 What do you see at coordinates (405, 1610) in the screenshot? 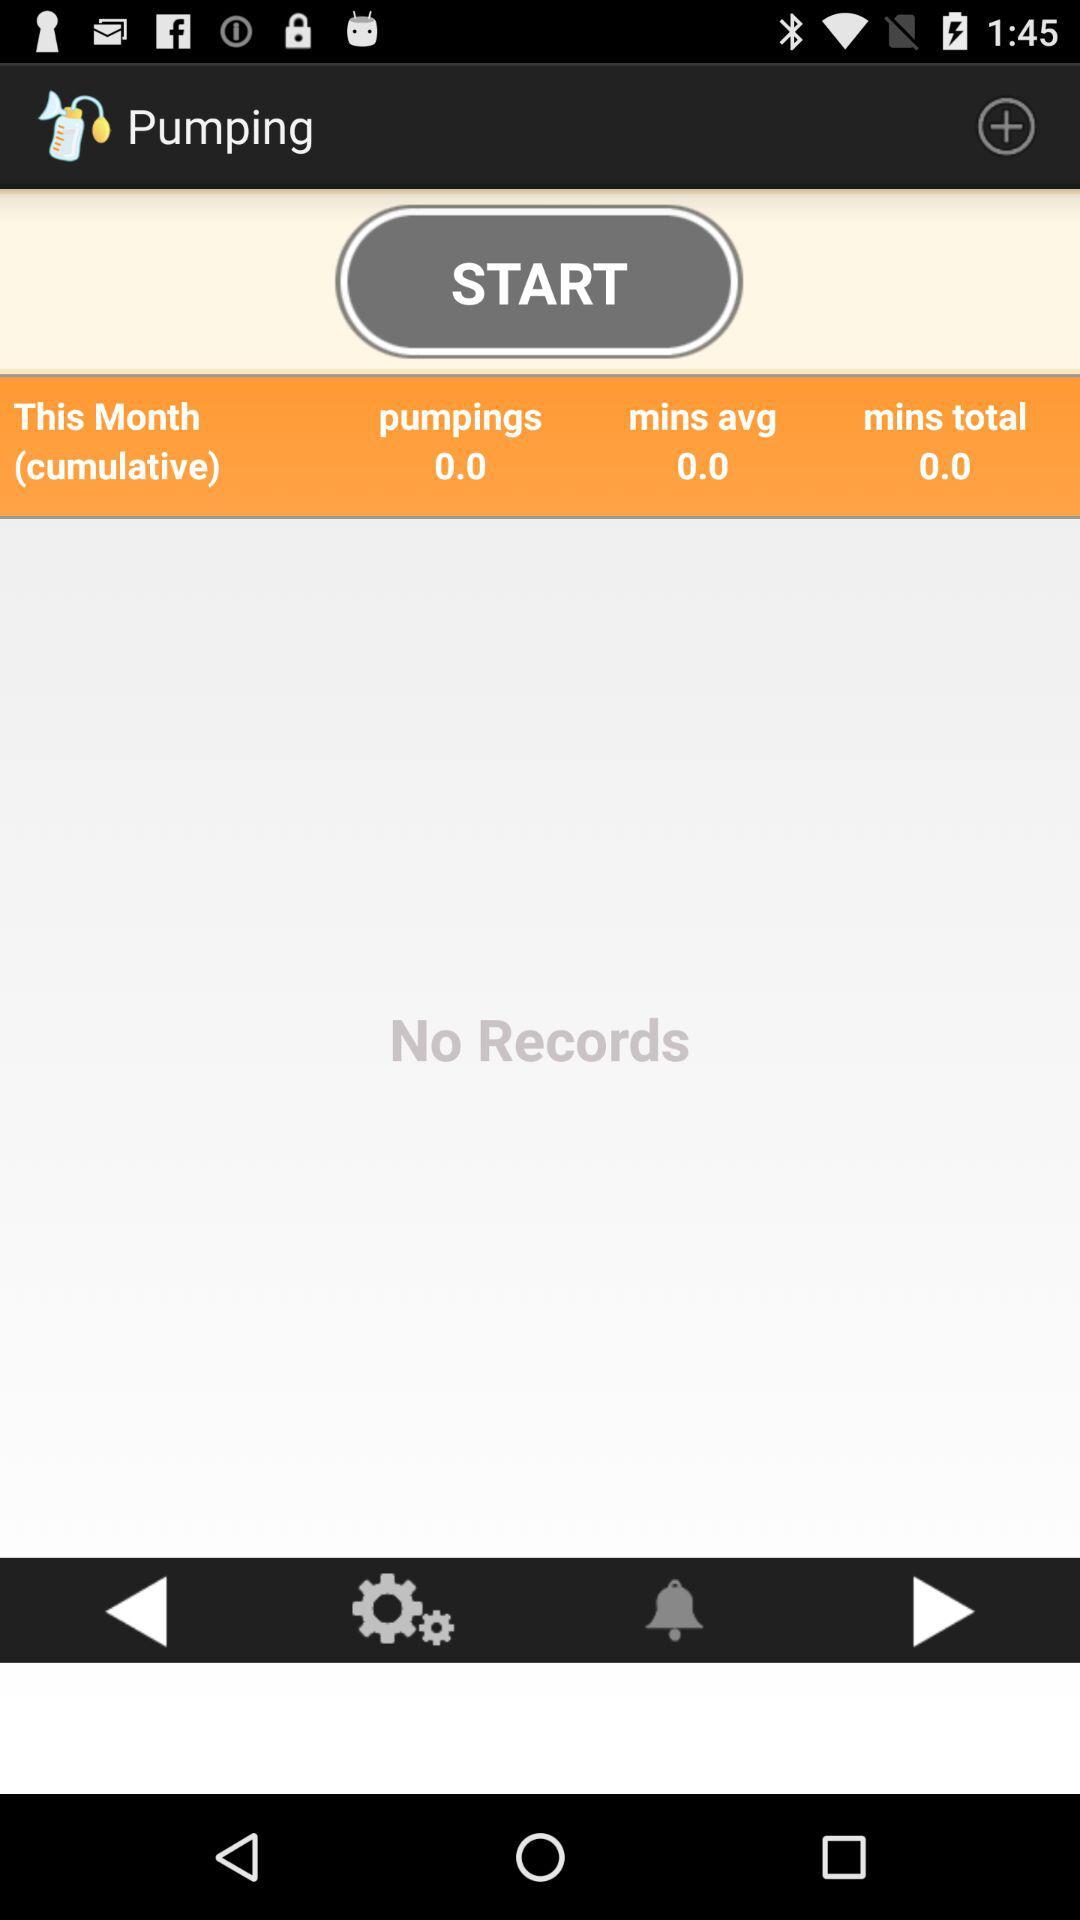
I see `get to settings` at bounding box center [405, 1610].